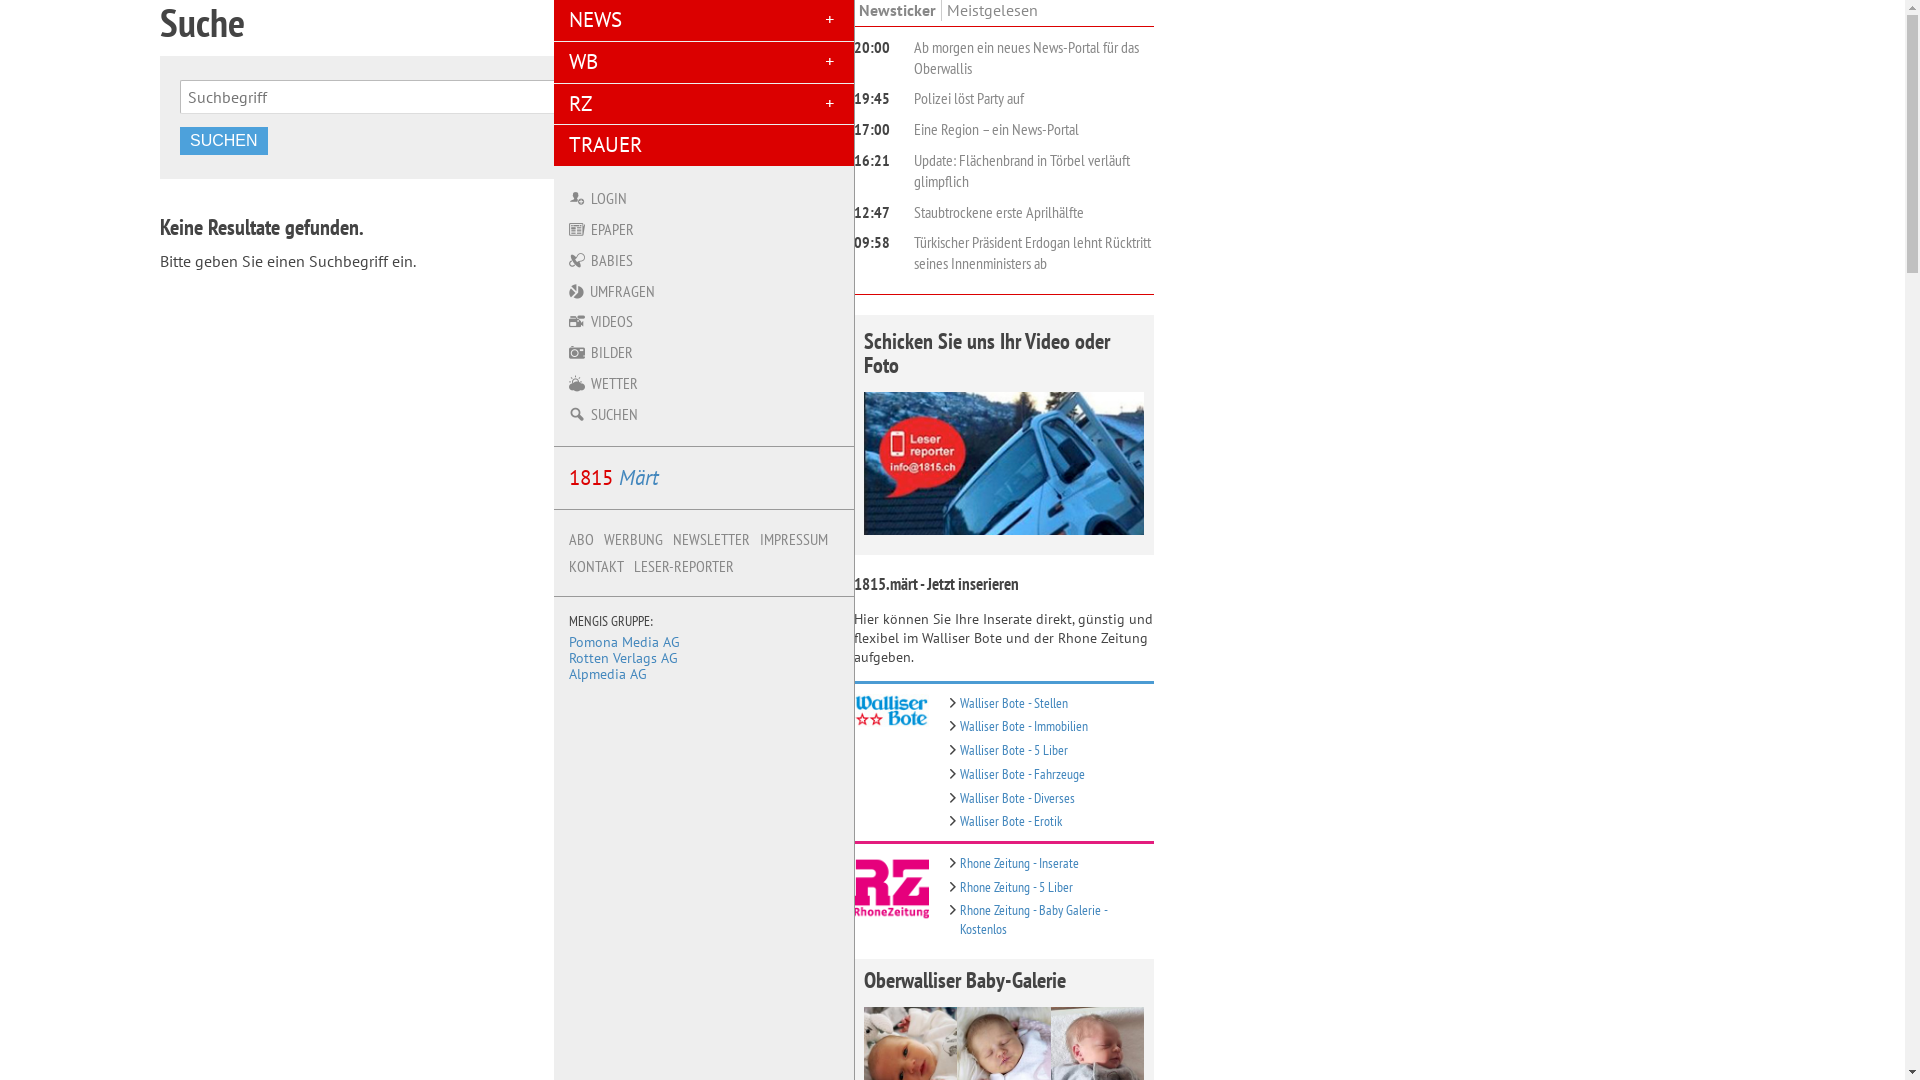  I want to click on 'WETTER', so click(704, 383).